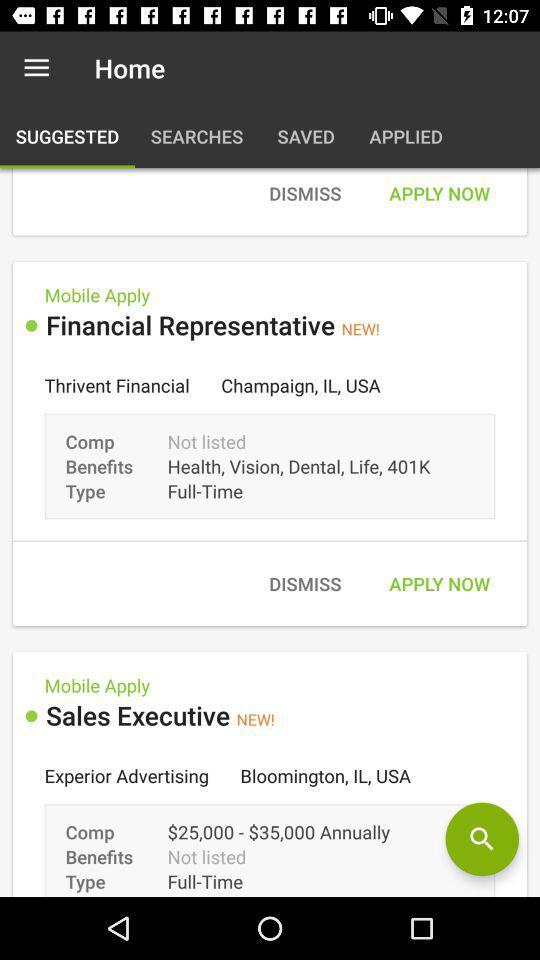 The height and width of the screenshot is (960, 540). I want to click on the icon next to the home item, so click(36, 68).